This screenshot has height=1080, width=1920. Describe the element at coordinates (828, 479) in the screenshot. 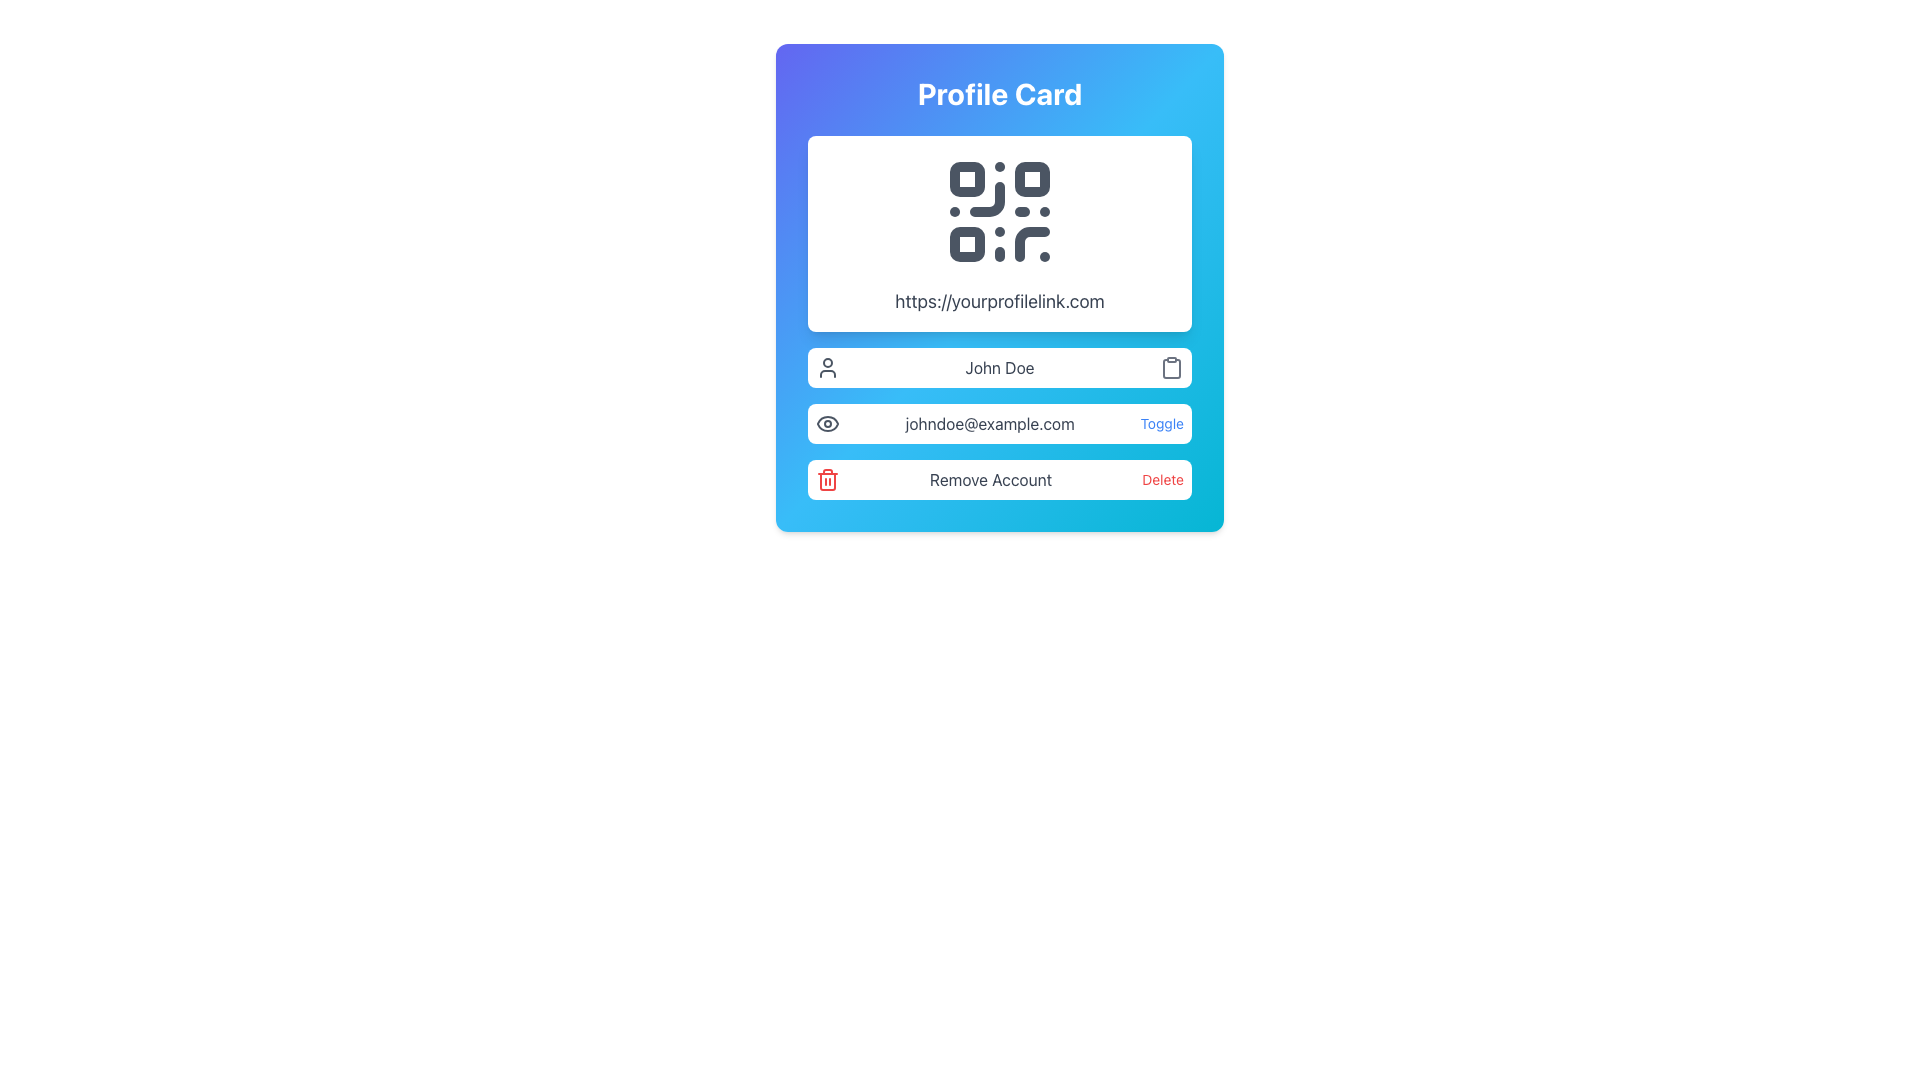

I see `the visual representation of the trash can icon, which is red and indicates a delete action, located in the 'Remove Account' section` at that location.